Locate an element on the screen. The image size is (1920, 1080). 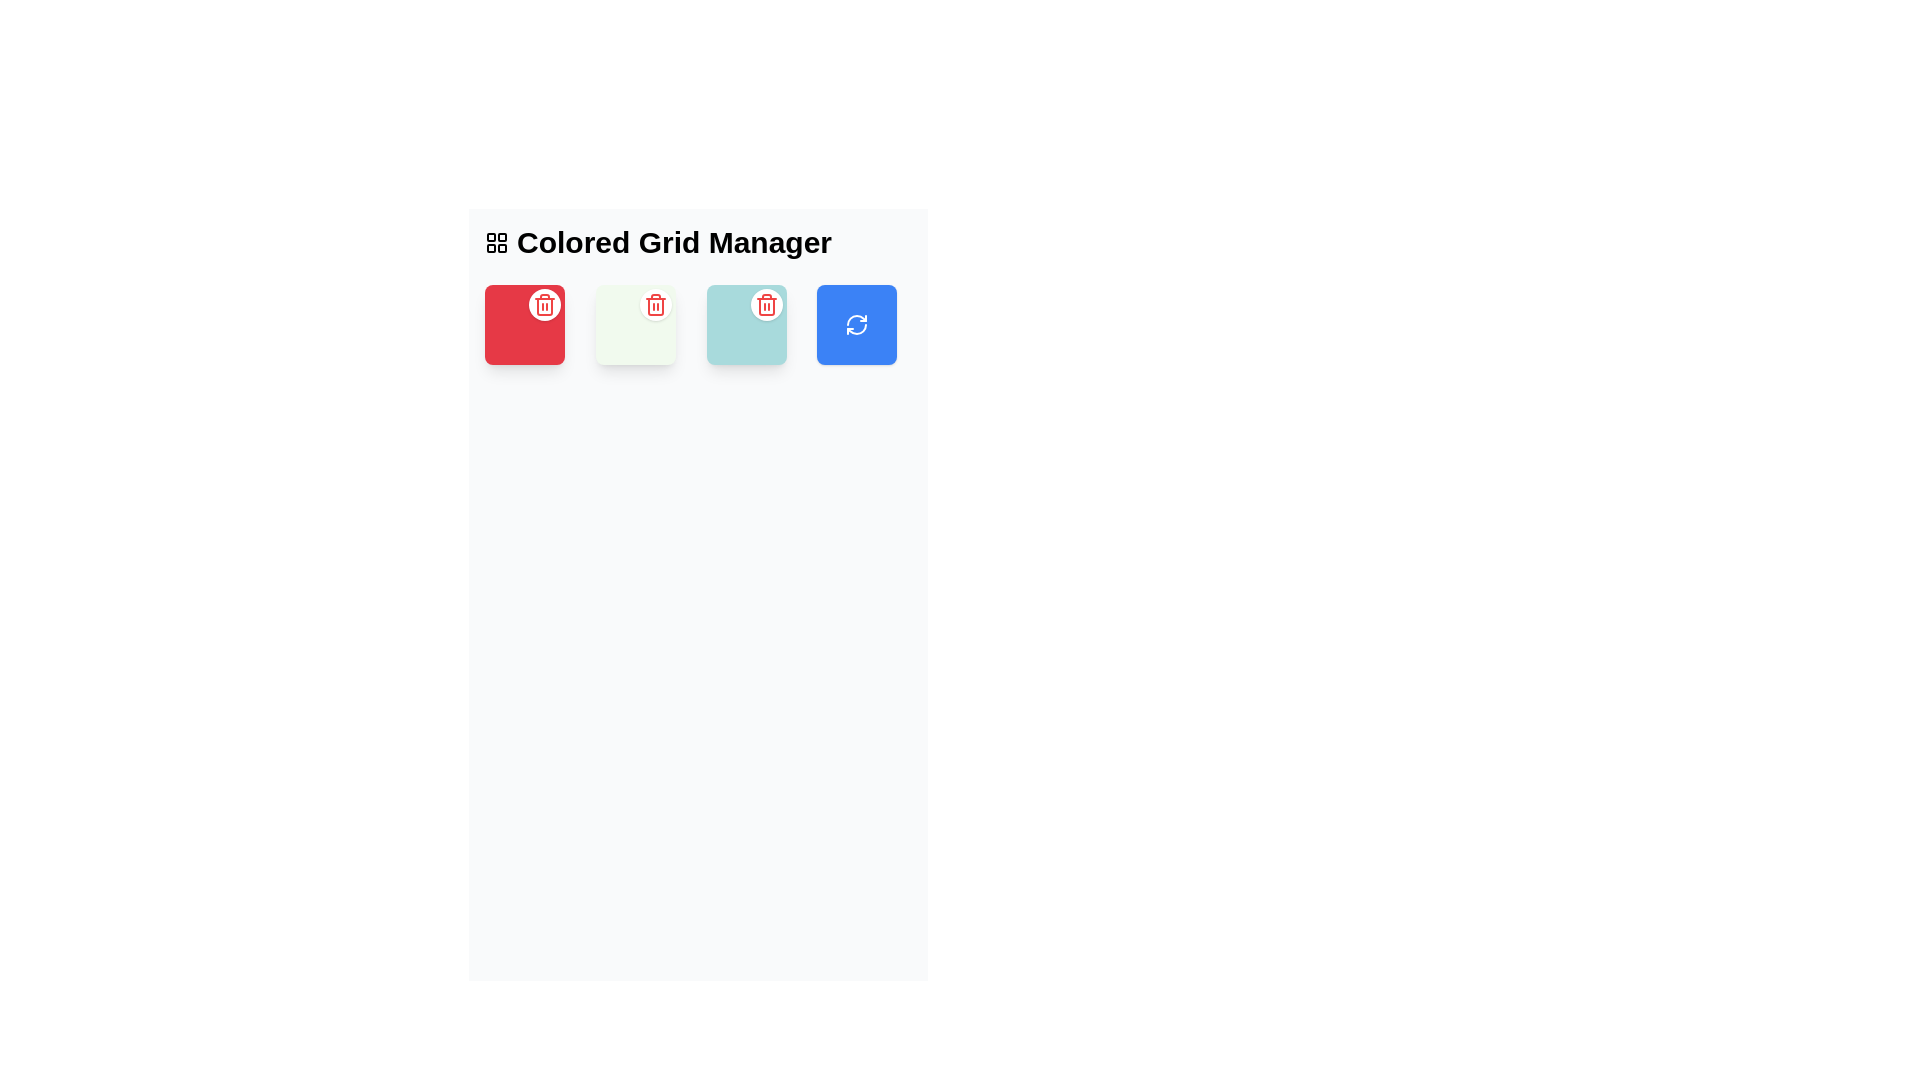
the Text heading that serves as the title for the interface section, which is located near the top of the interface, centered horizontally above a grid of colored square items is located at coordinates (698, 242).